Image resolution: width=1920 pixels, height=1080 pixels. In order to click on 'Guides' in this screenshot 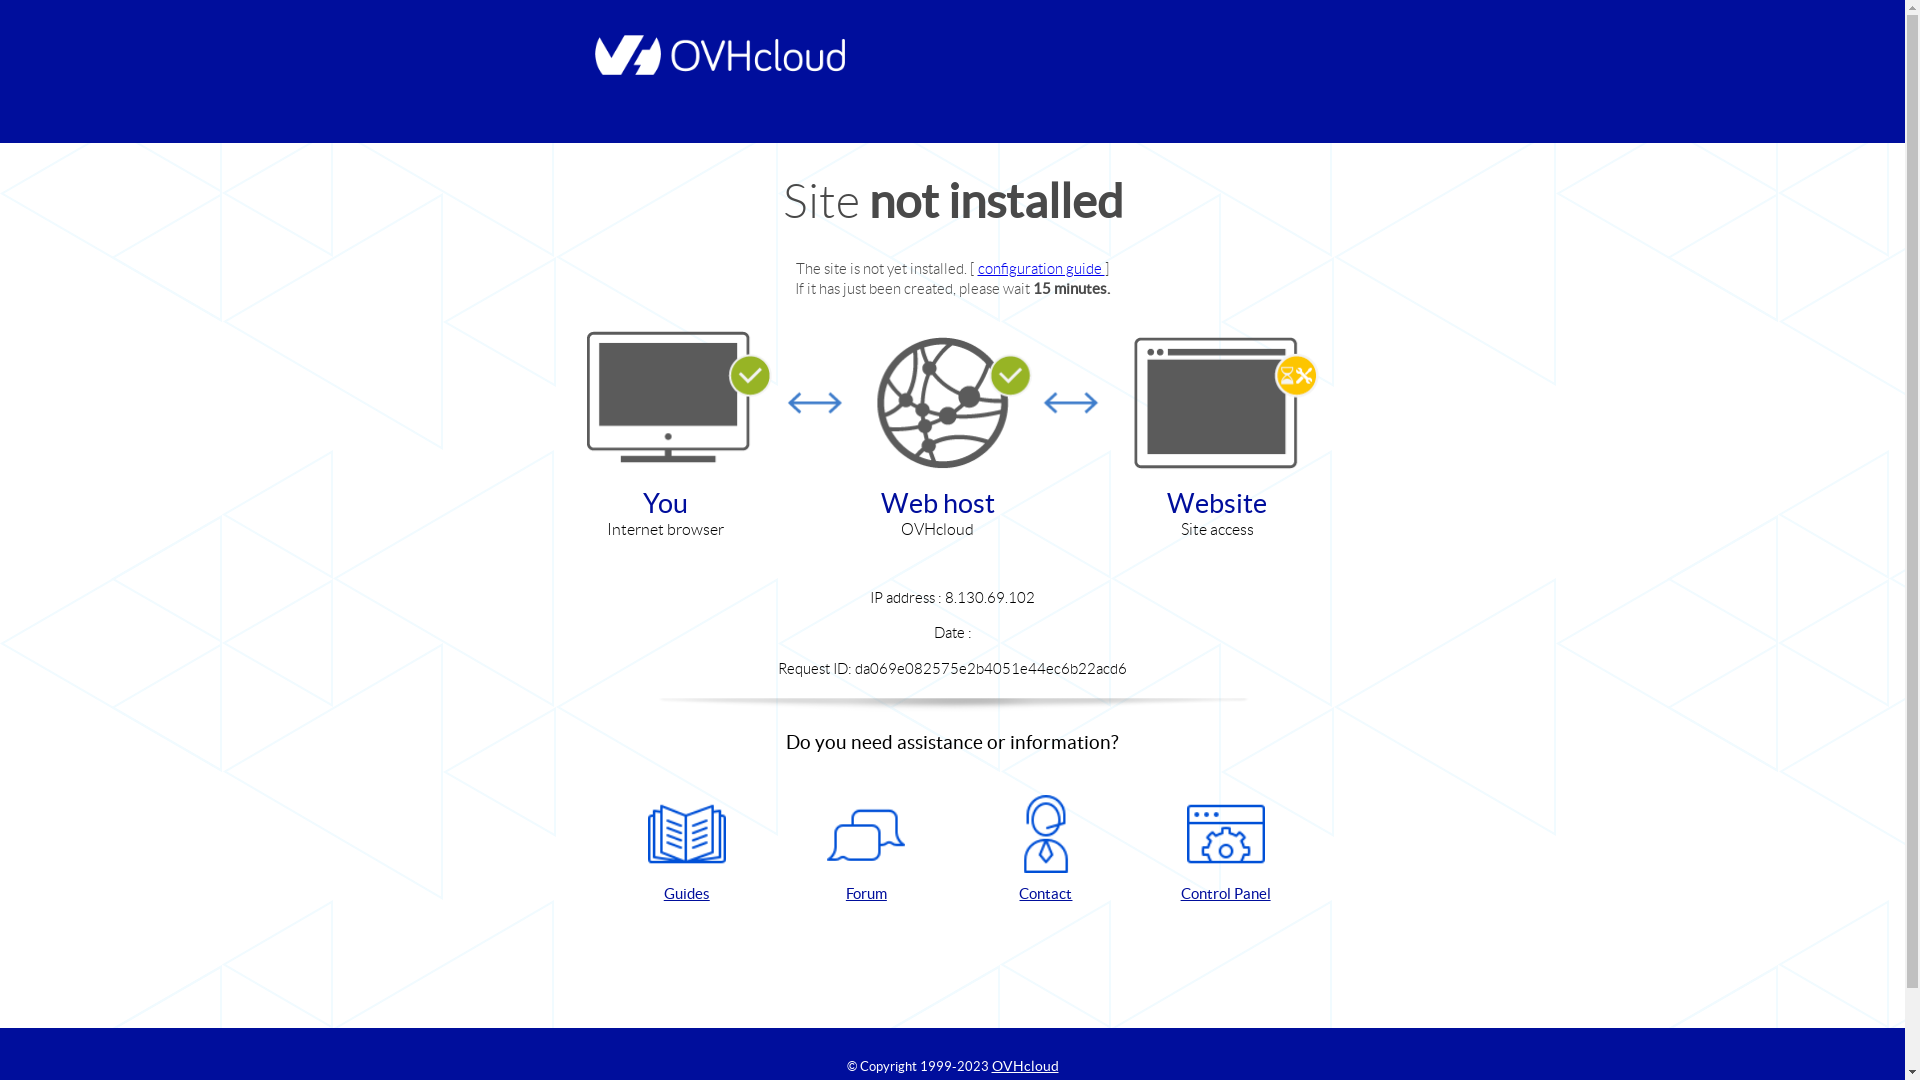, I will do `click(686, 849)`.